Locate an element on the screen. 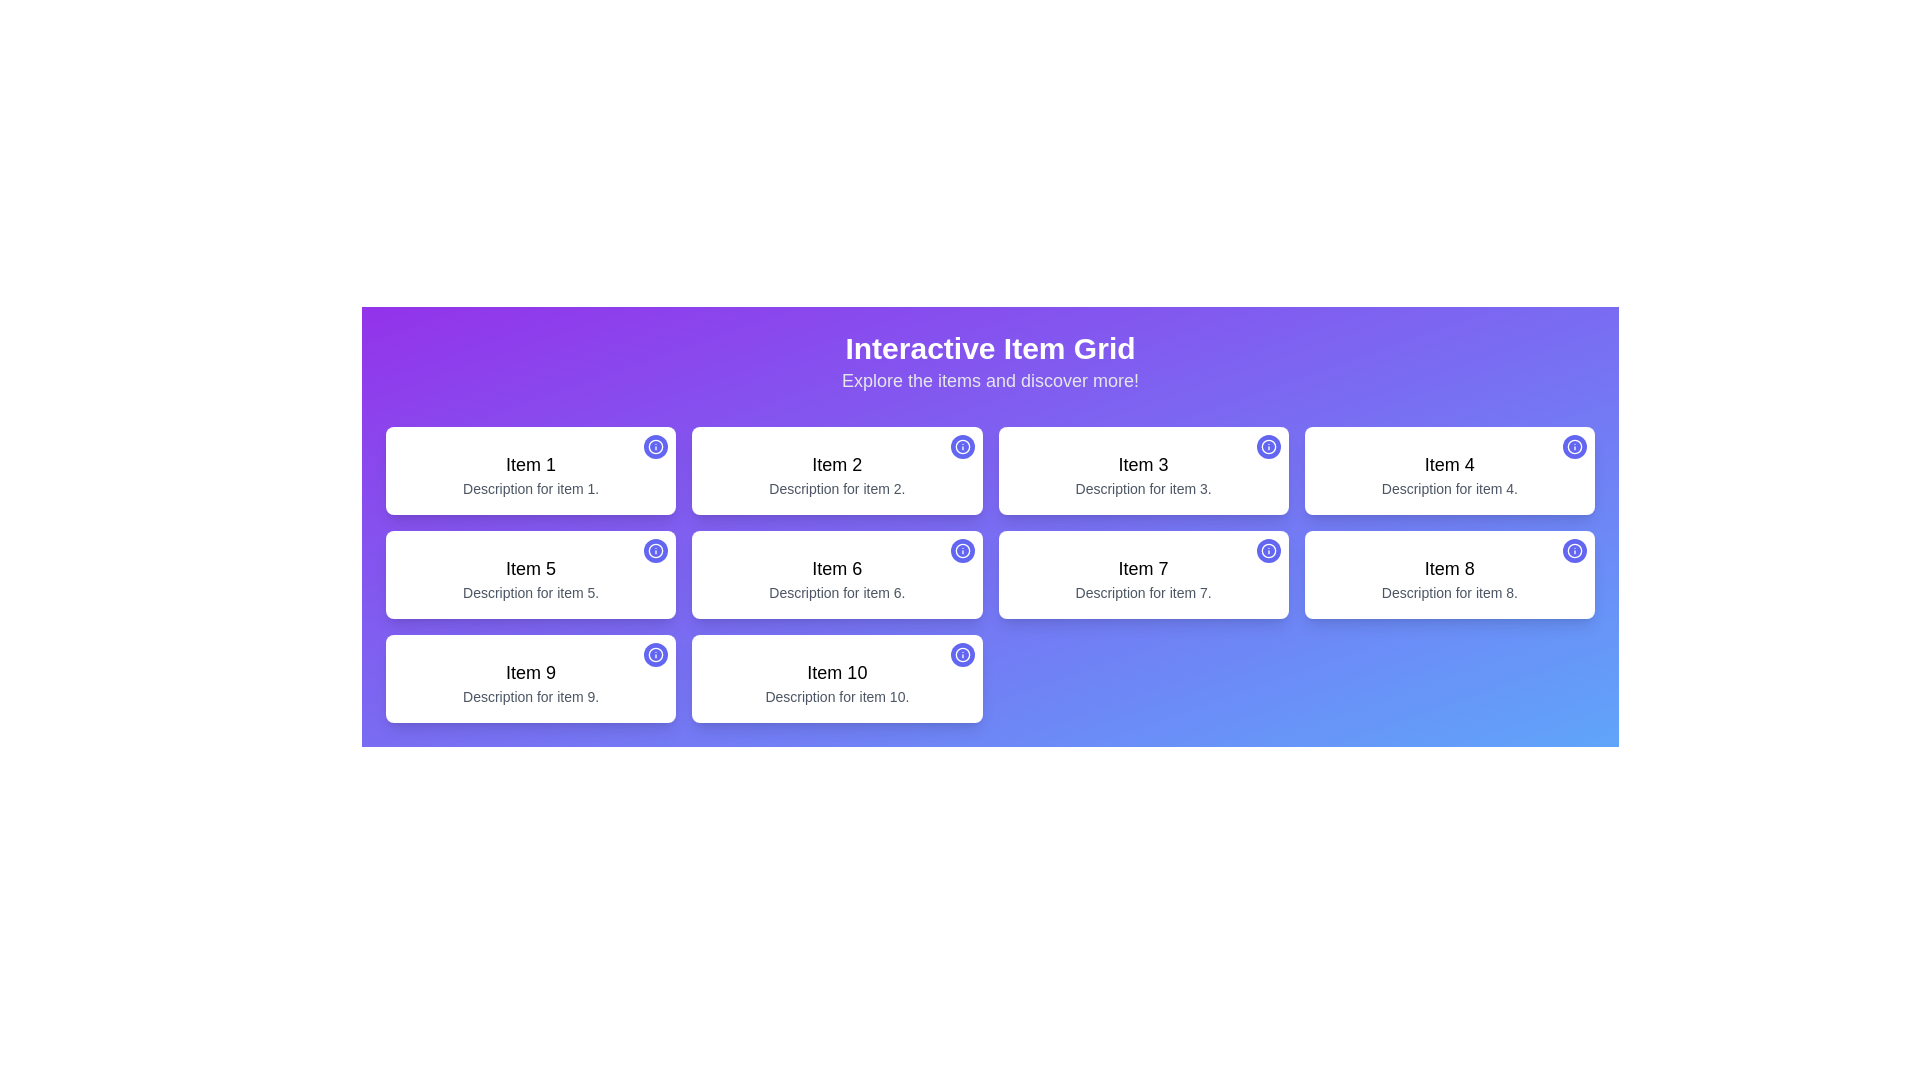 The width and height of the screenshot is (1920, 1080). the displayed information on the Card that provides details about 'Item 7', located in the second row, third column of a 4x4 grid layout is located at coordinates (1143, 574).